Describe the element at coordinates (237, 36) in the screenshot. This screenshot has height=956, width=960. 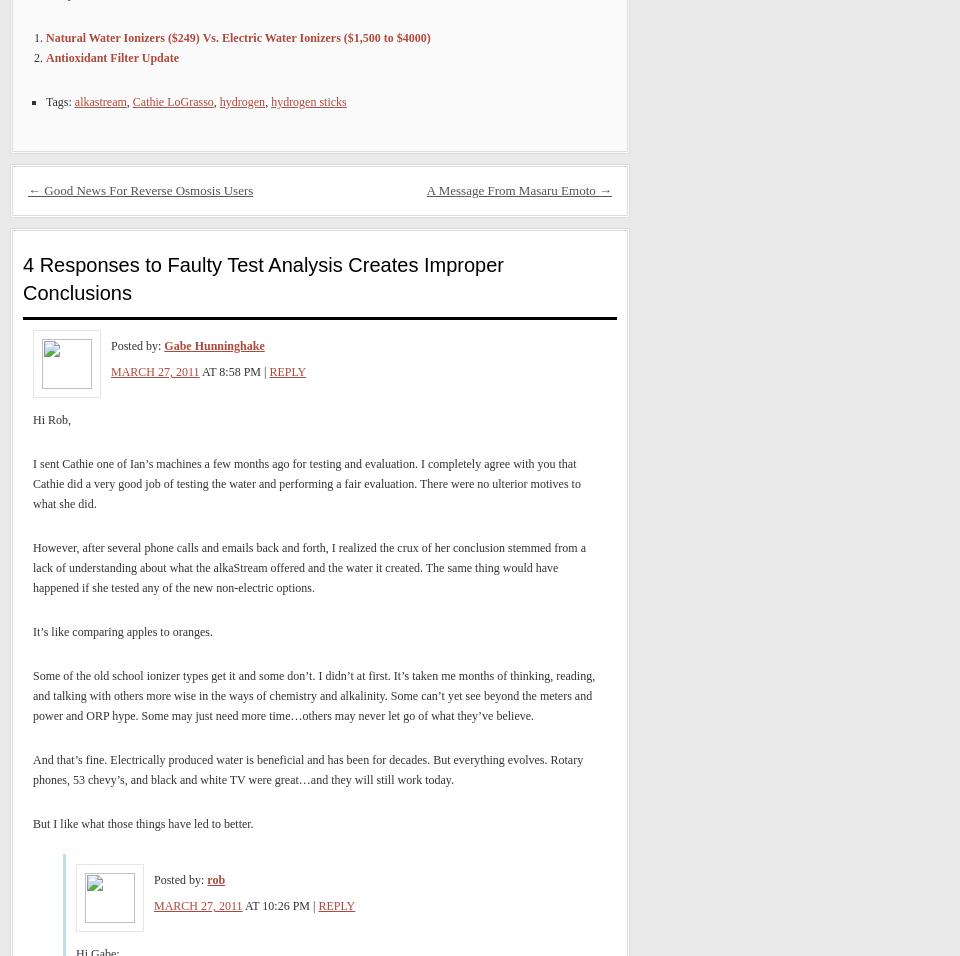
I see `'Natural Water Ionizers ($249) Vs. Electric Water Ionizers ($1,500 to $4000)'` at that location.